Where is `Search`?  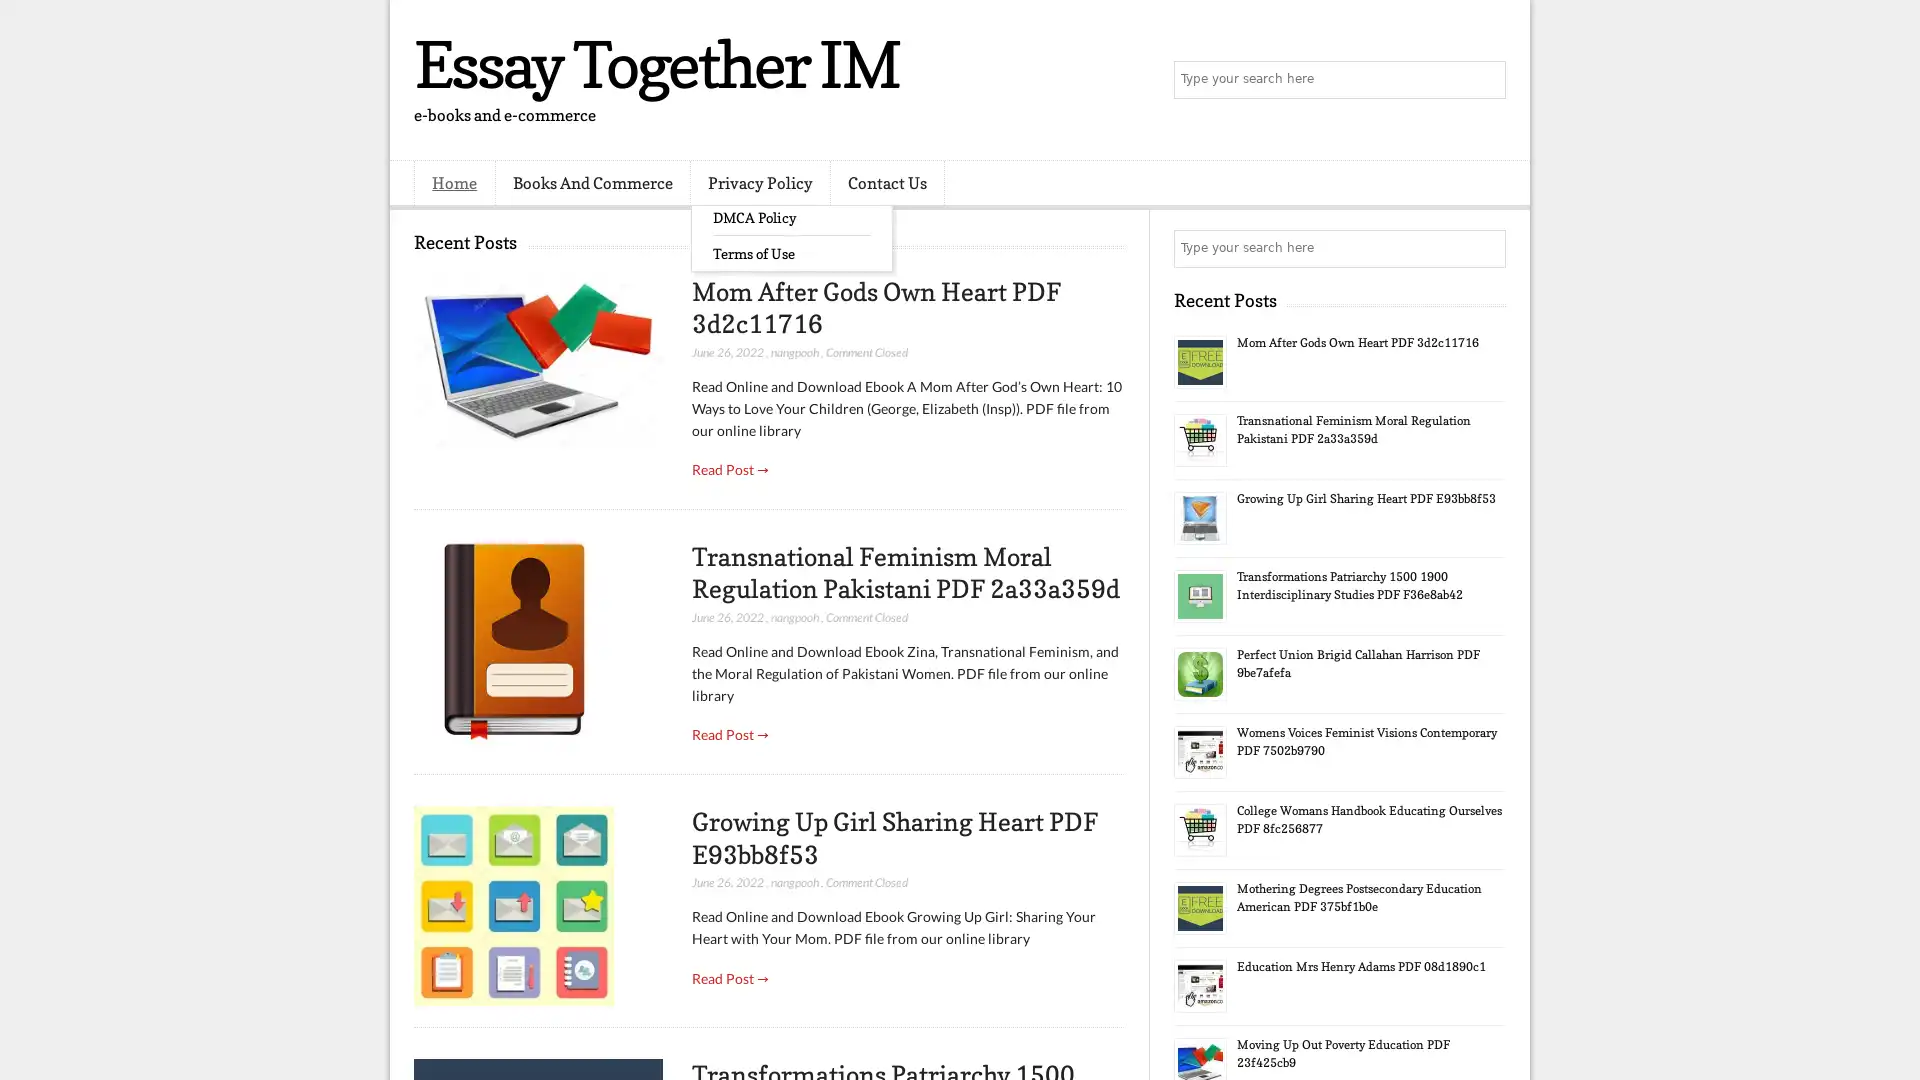
Search is located at coordinates (1485, 80).